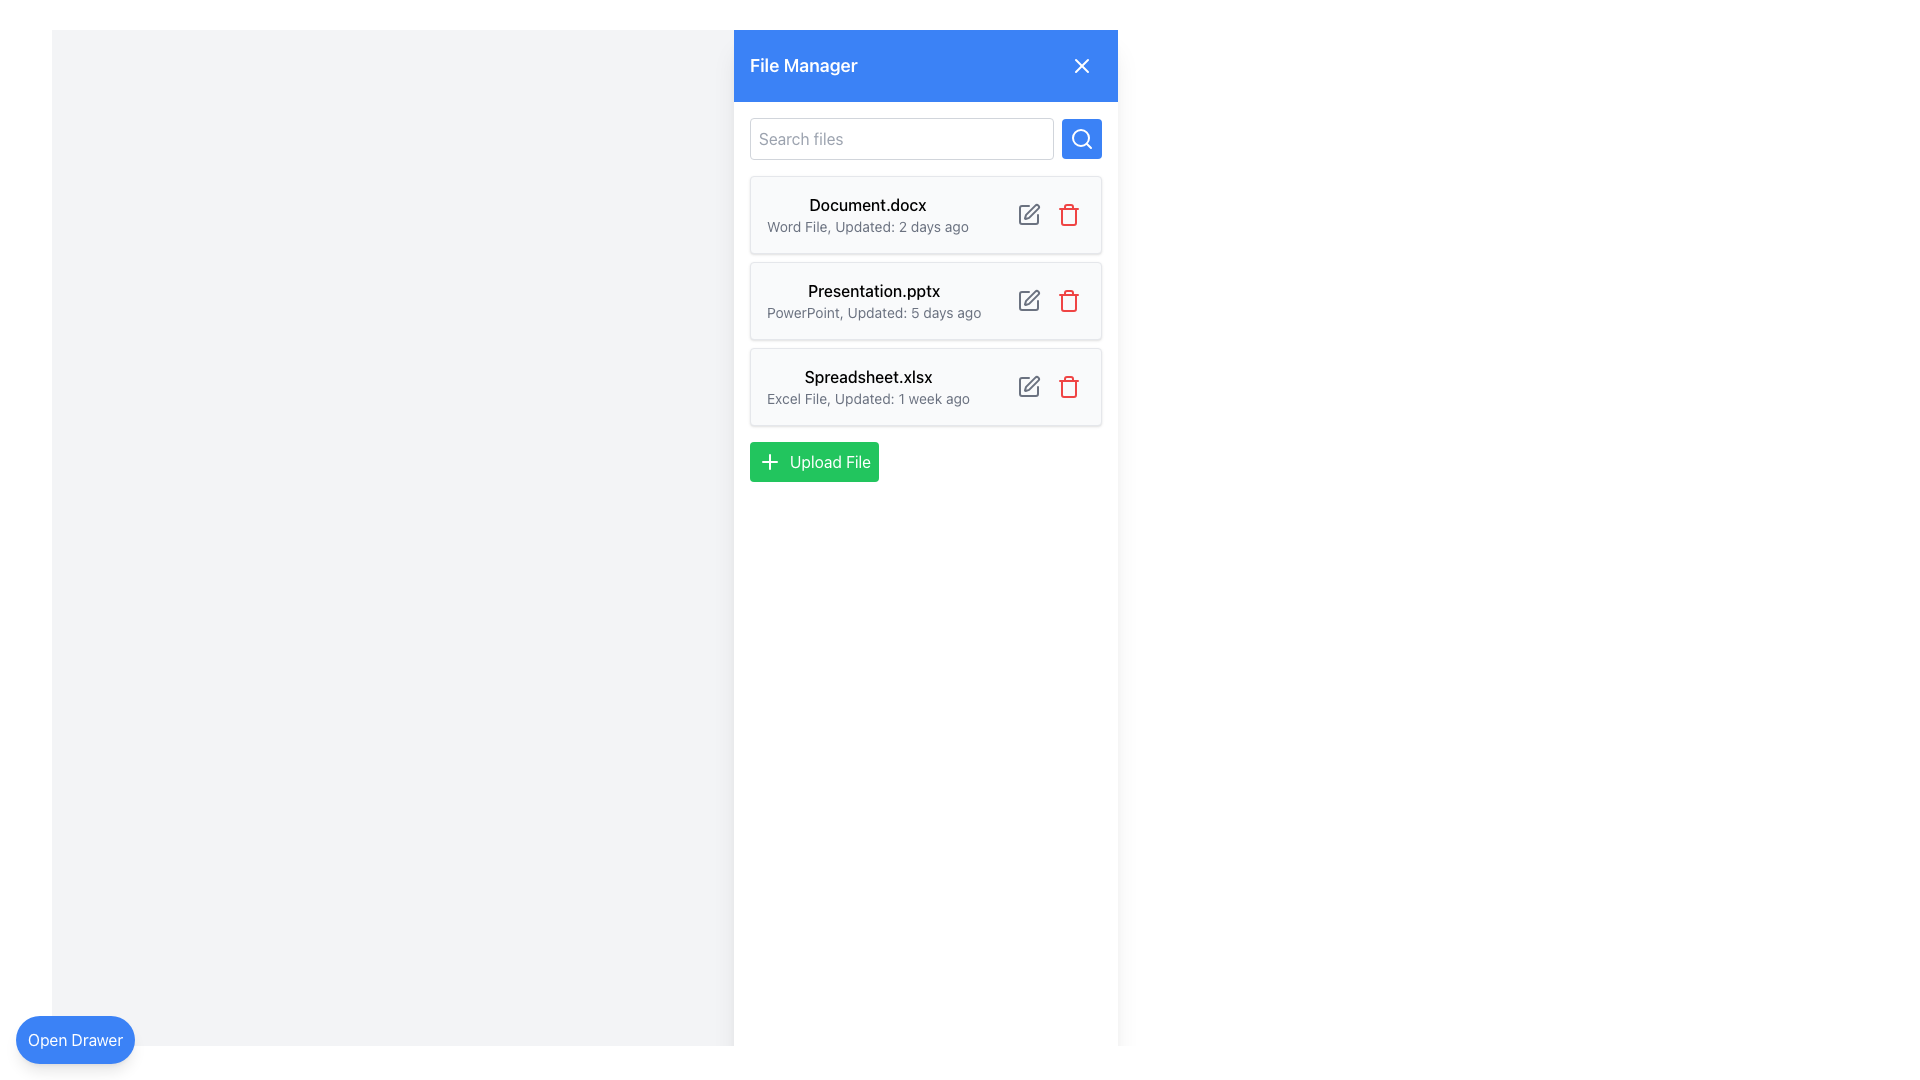 Image resolution: width=1920 pixels, height=1080 pixels. Describe the element at coordinates (830, 462) in the screenshot. I see `the 'Upload File' label, which is styled in white text against a green rectangular background with rounded corners, located to the right of a green plus icon in the button group` at that location.